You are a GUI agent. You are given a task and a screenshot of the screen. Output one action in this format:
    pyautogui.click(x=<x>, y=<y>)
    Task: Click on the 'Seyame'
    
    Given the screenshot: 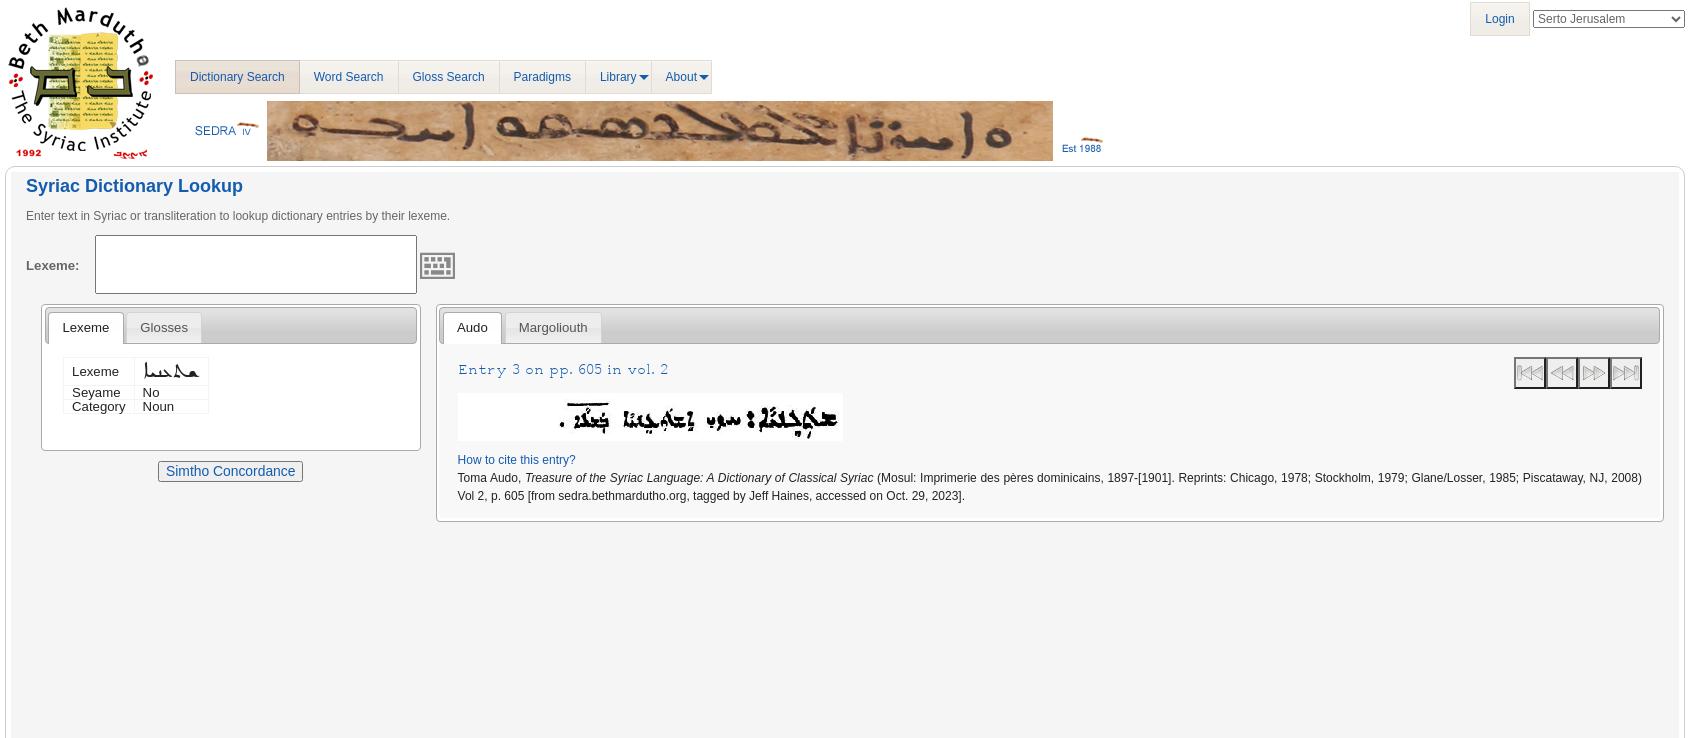 What is the action you would take?
    pyautogui.click(x=71, y=390)
    